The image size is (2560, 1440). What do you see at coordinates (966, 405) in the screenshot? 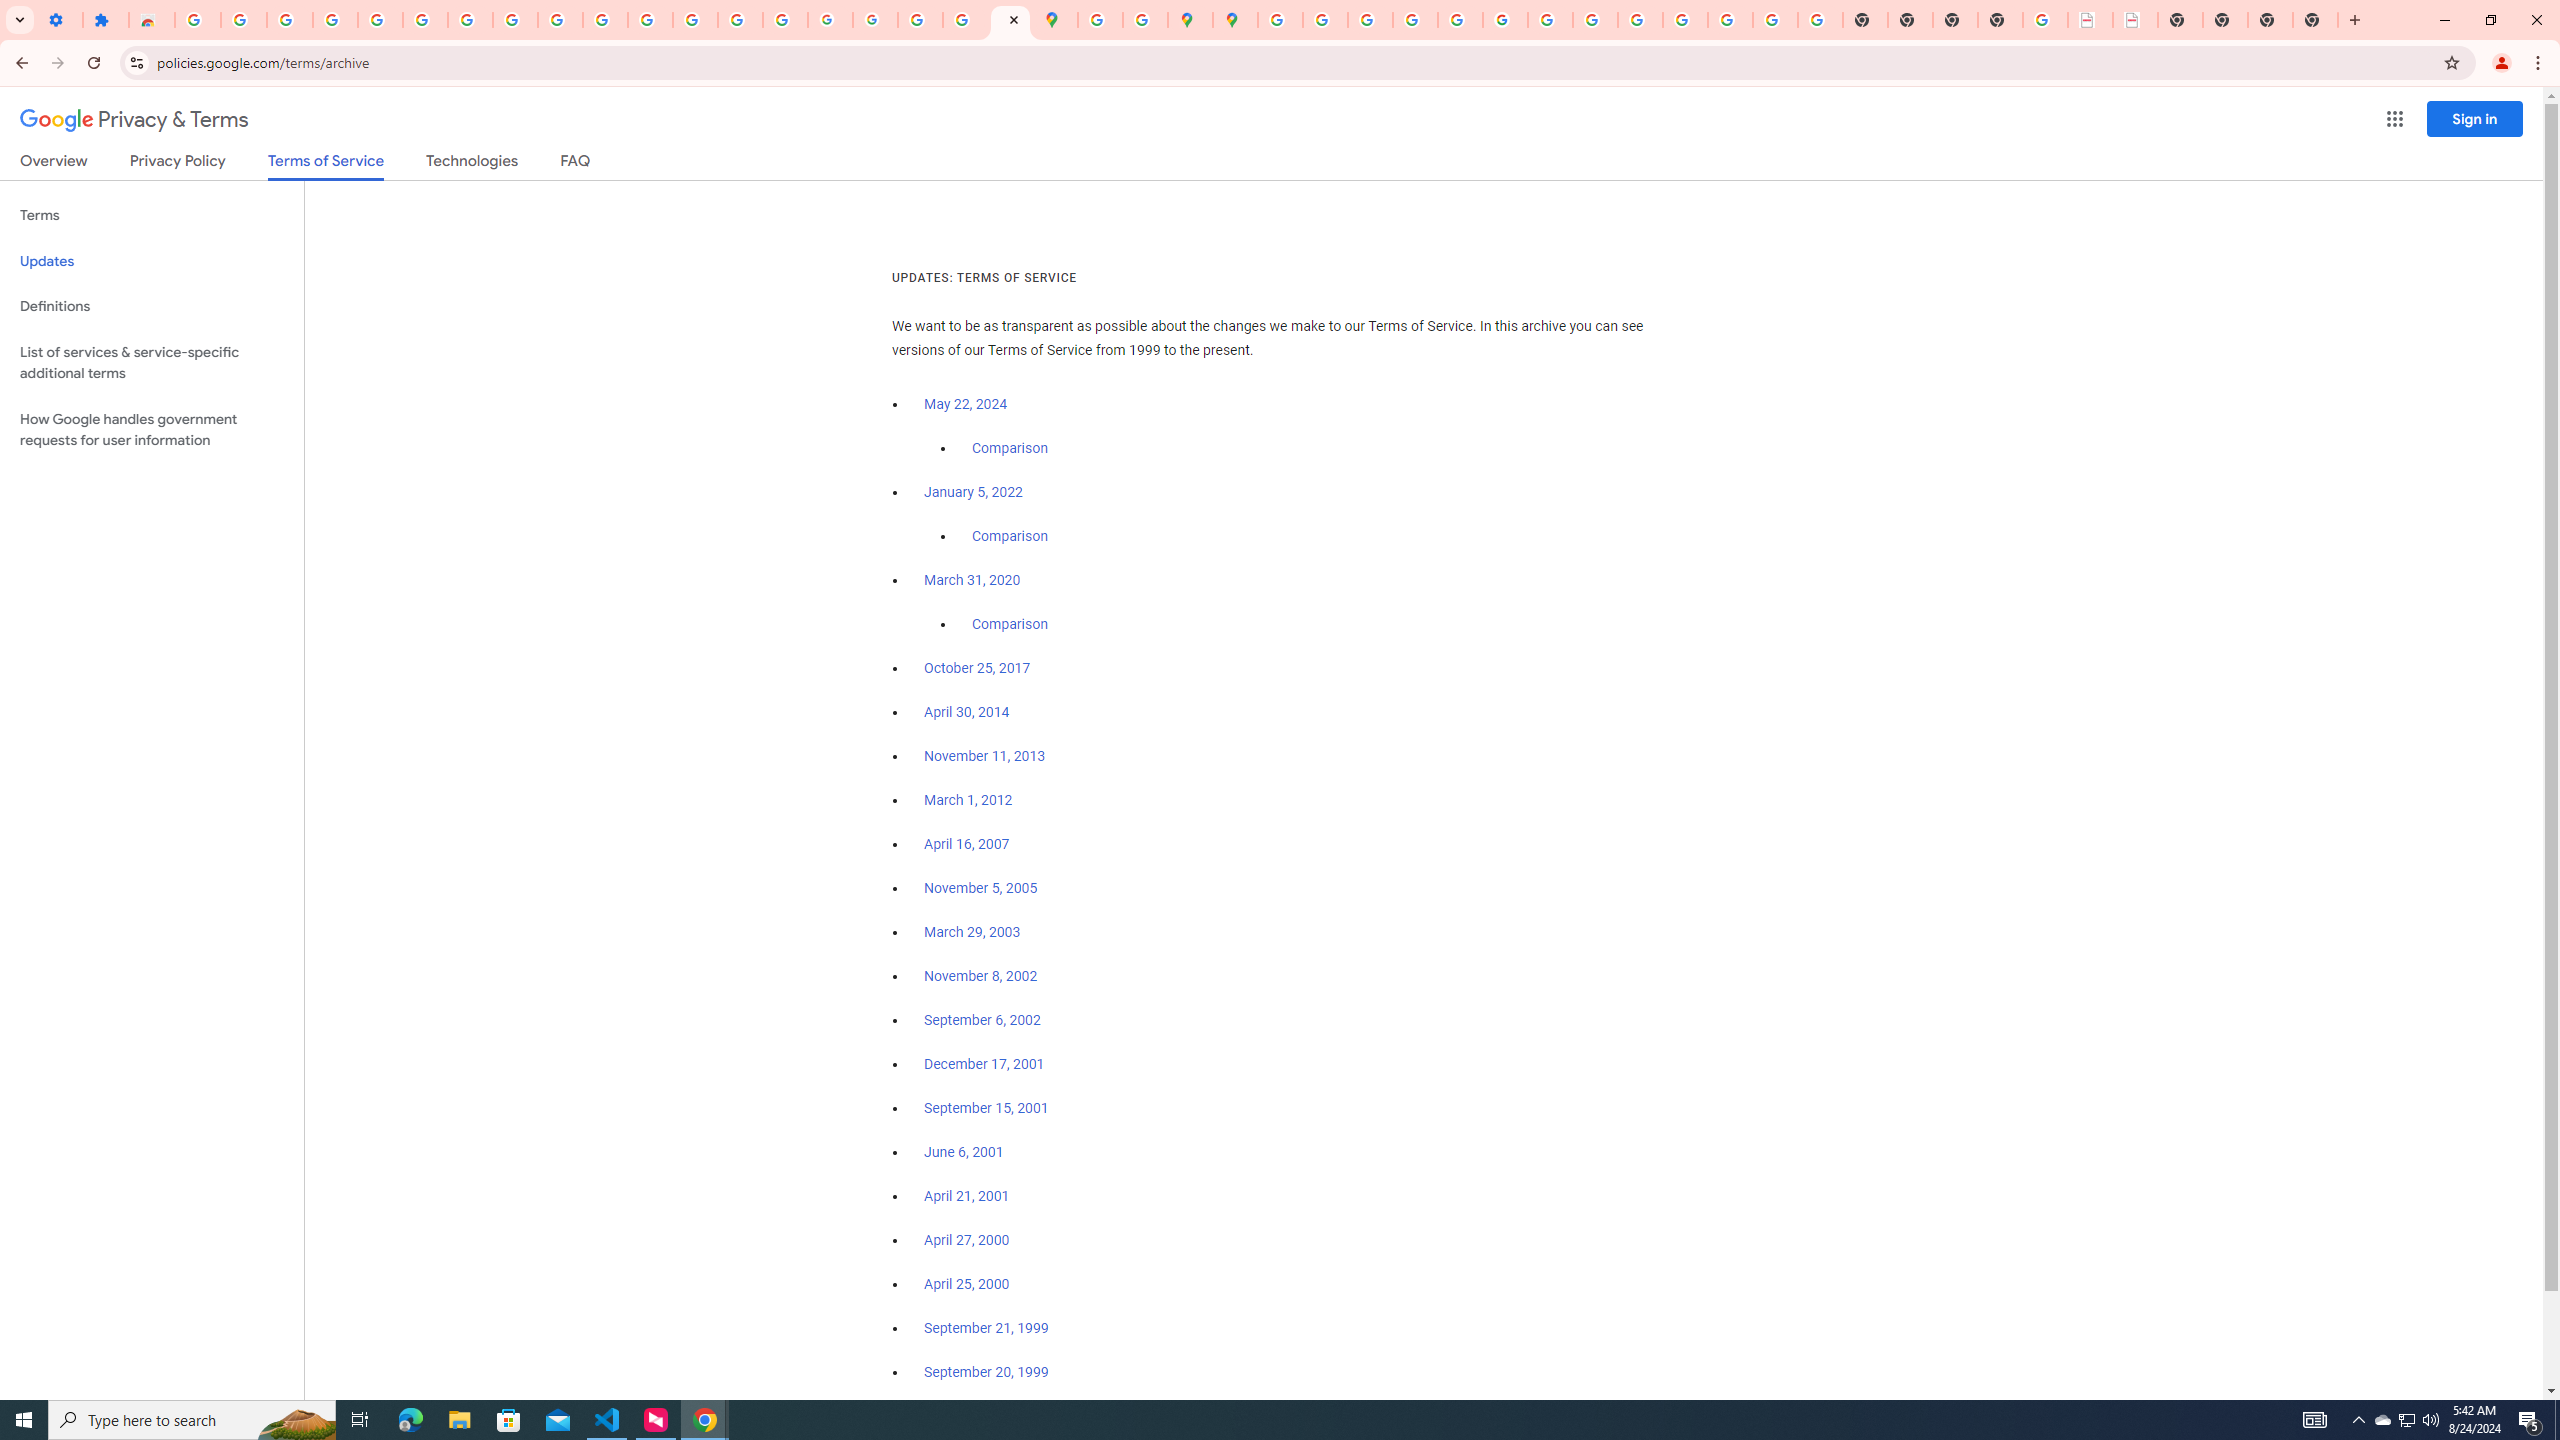
I see `'May 22, 2024'` at bounding box center [966, 405].